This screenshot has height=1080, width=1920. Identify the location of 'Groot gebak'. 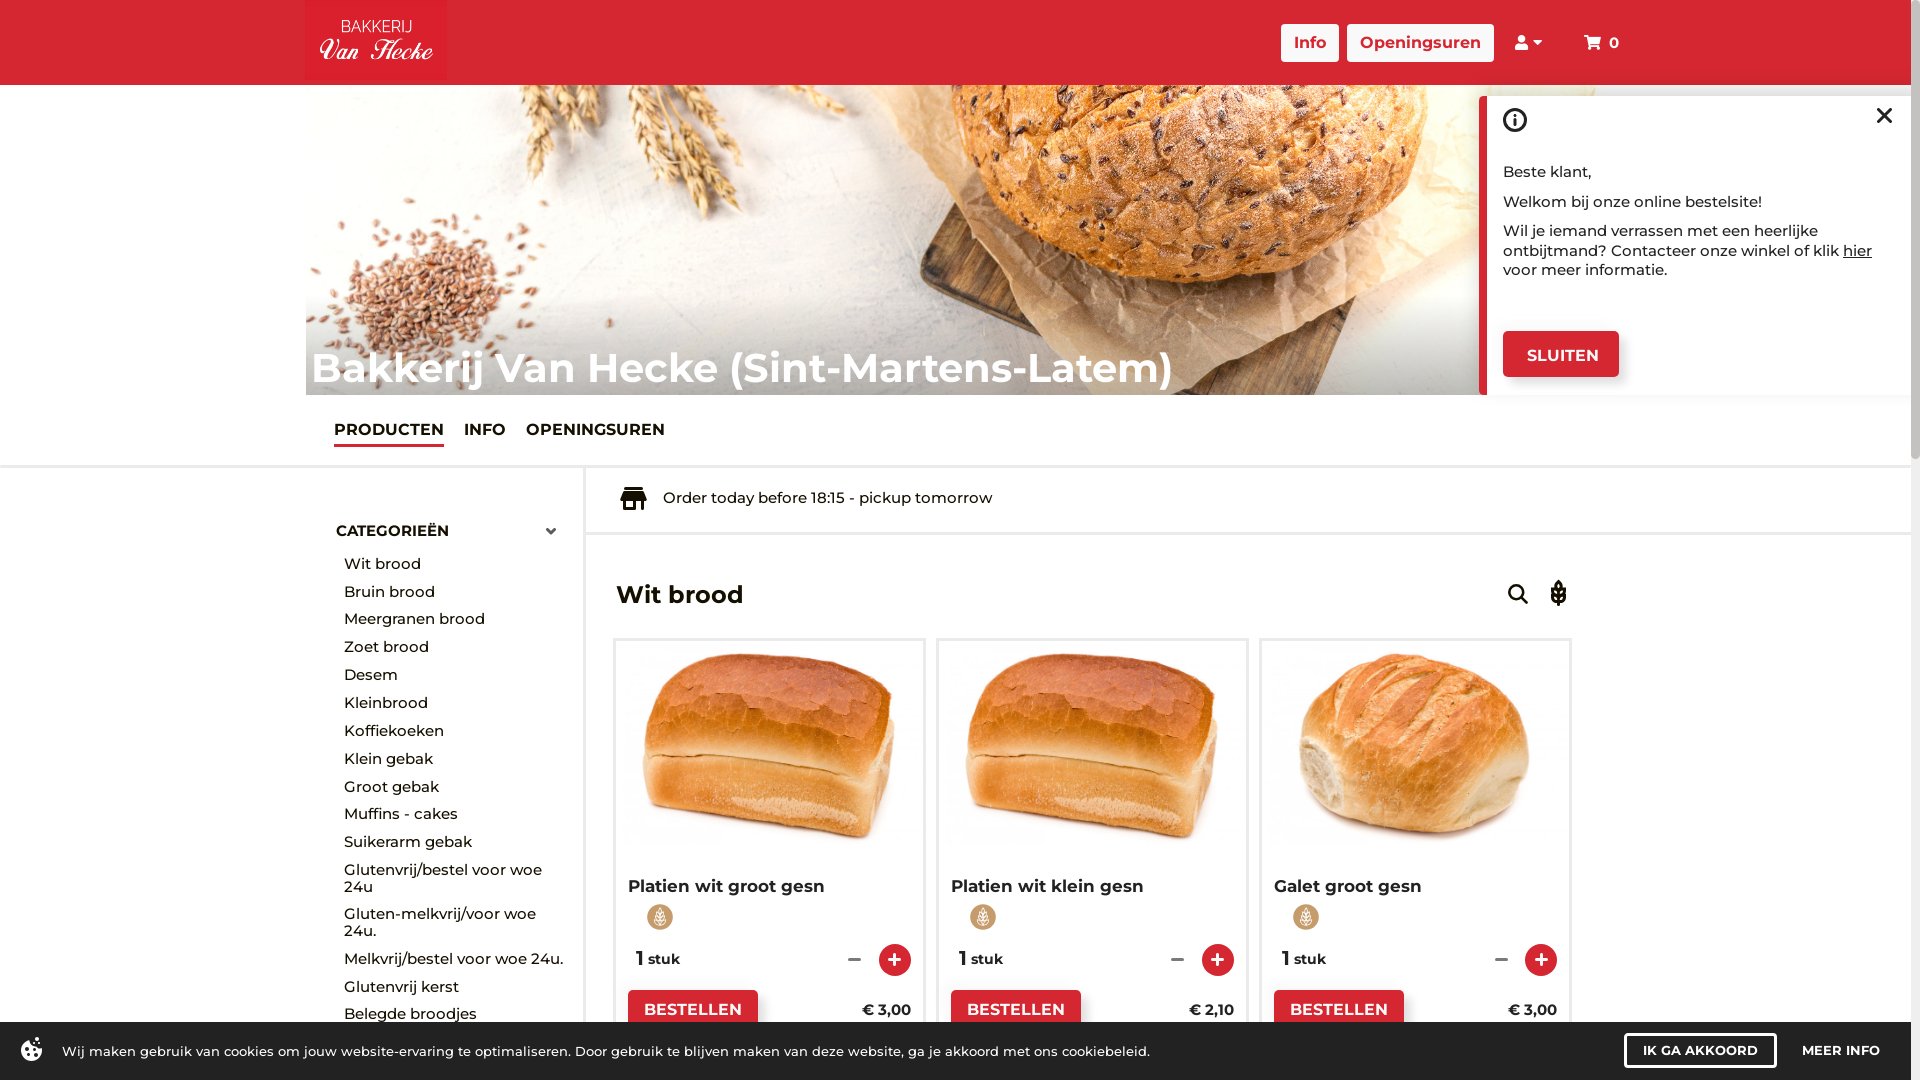
(456, 785).